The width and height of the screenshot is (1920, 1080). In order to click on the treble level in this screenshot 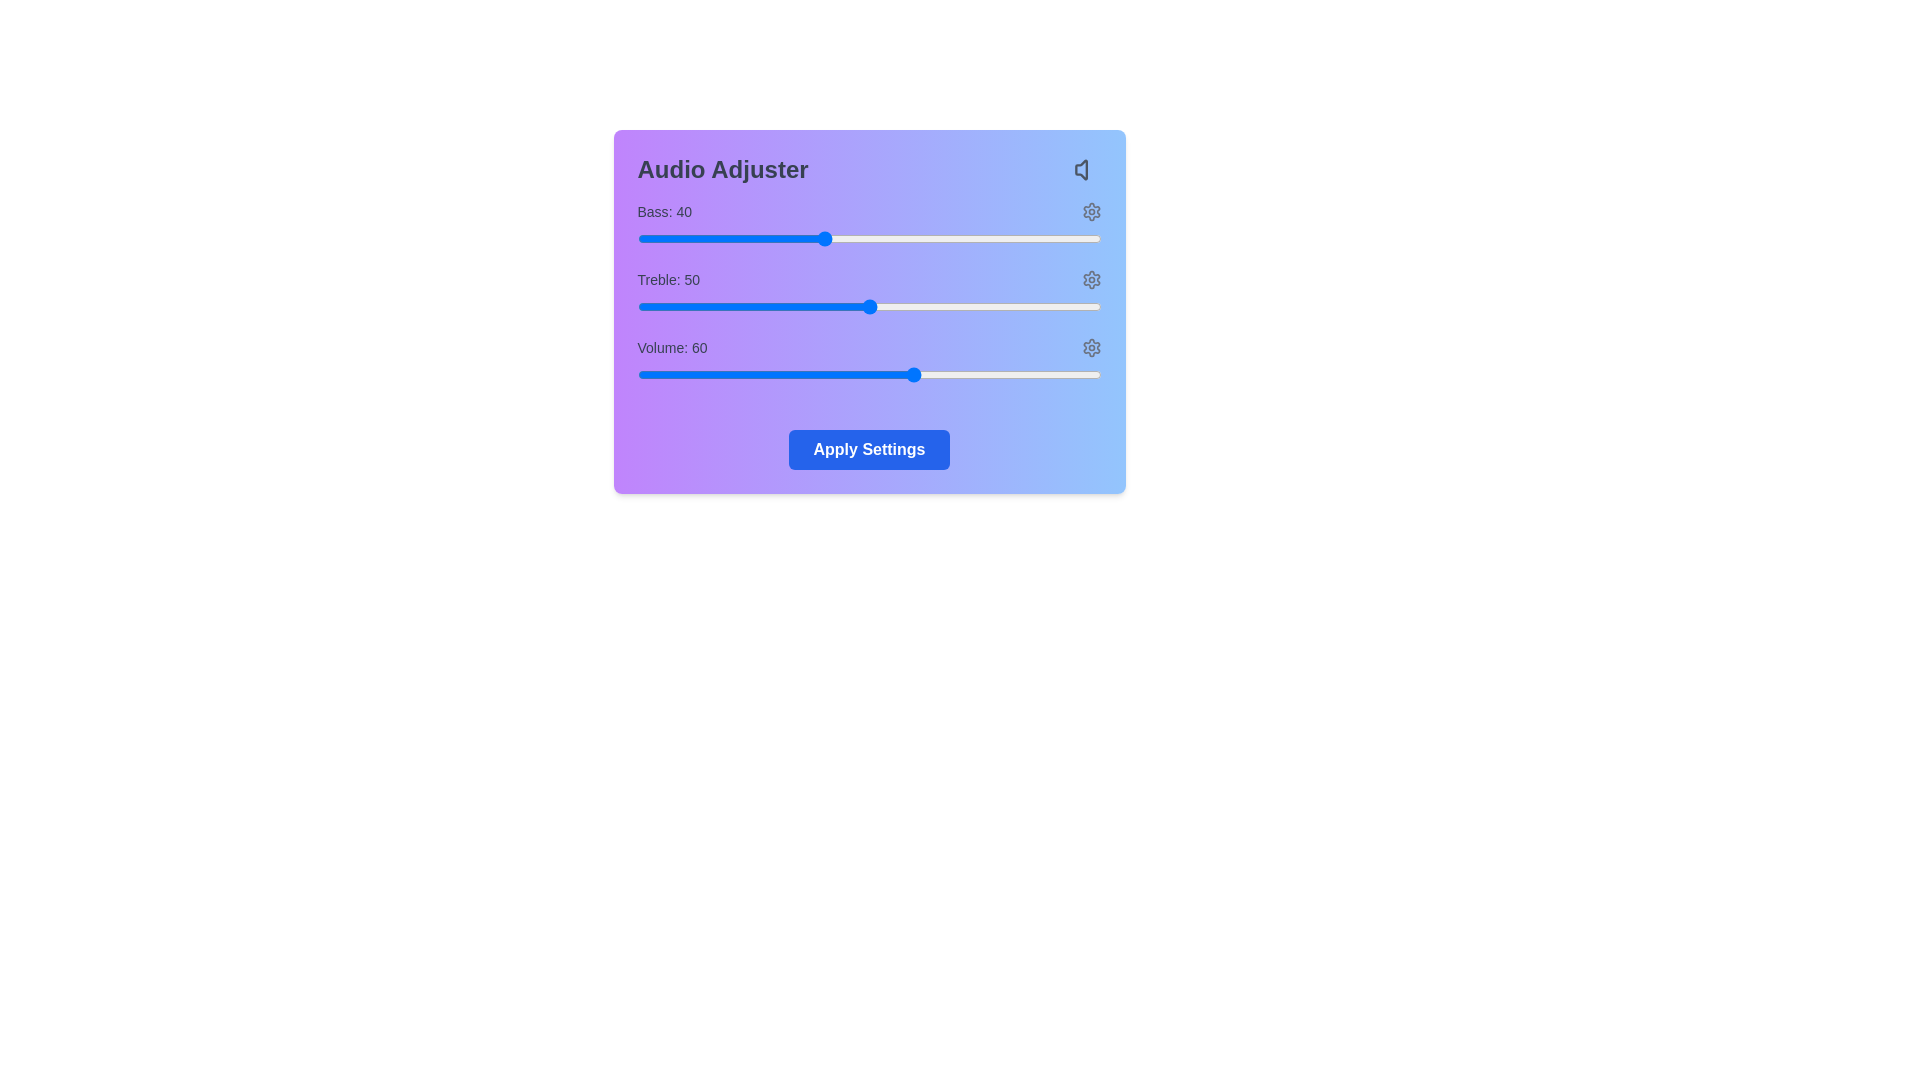, I will do `click(971, 307)`.